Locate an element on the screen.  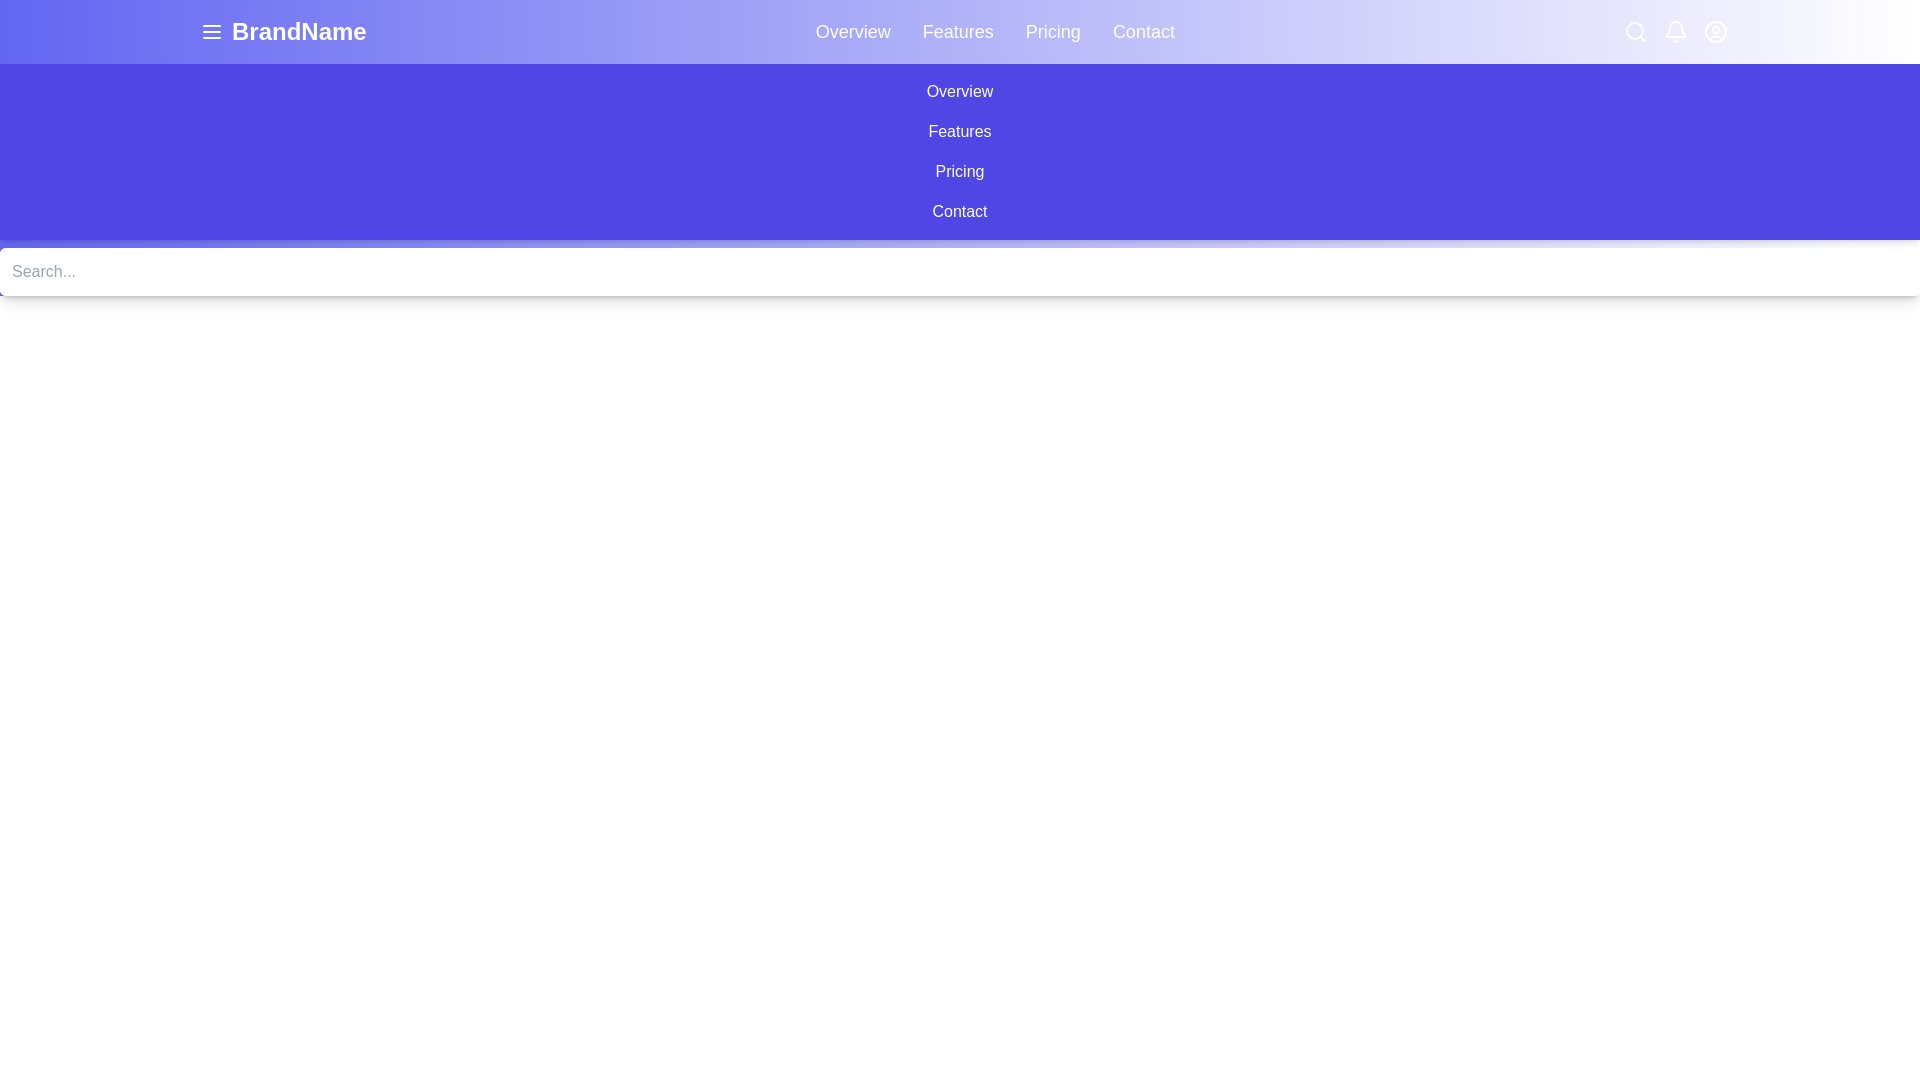
the 'BrandName' text in the Branding header to trigger a tooltip is located at coordinates (278, 31).